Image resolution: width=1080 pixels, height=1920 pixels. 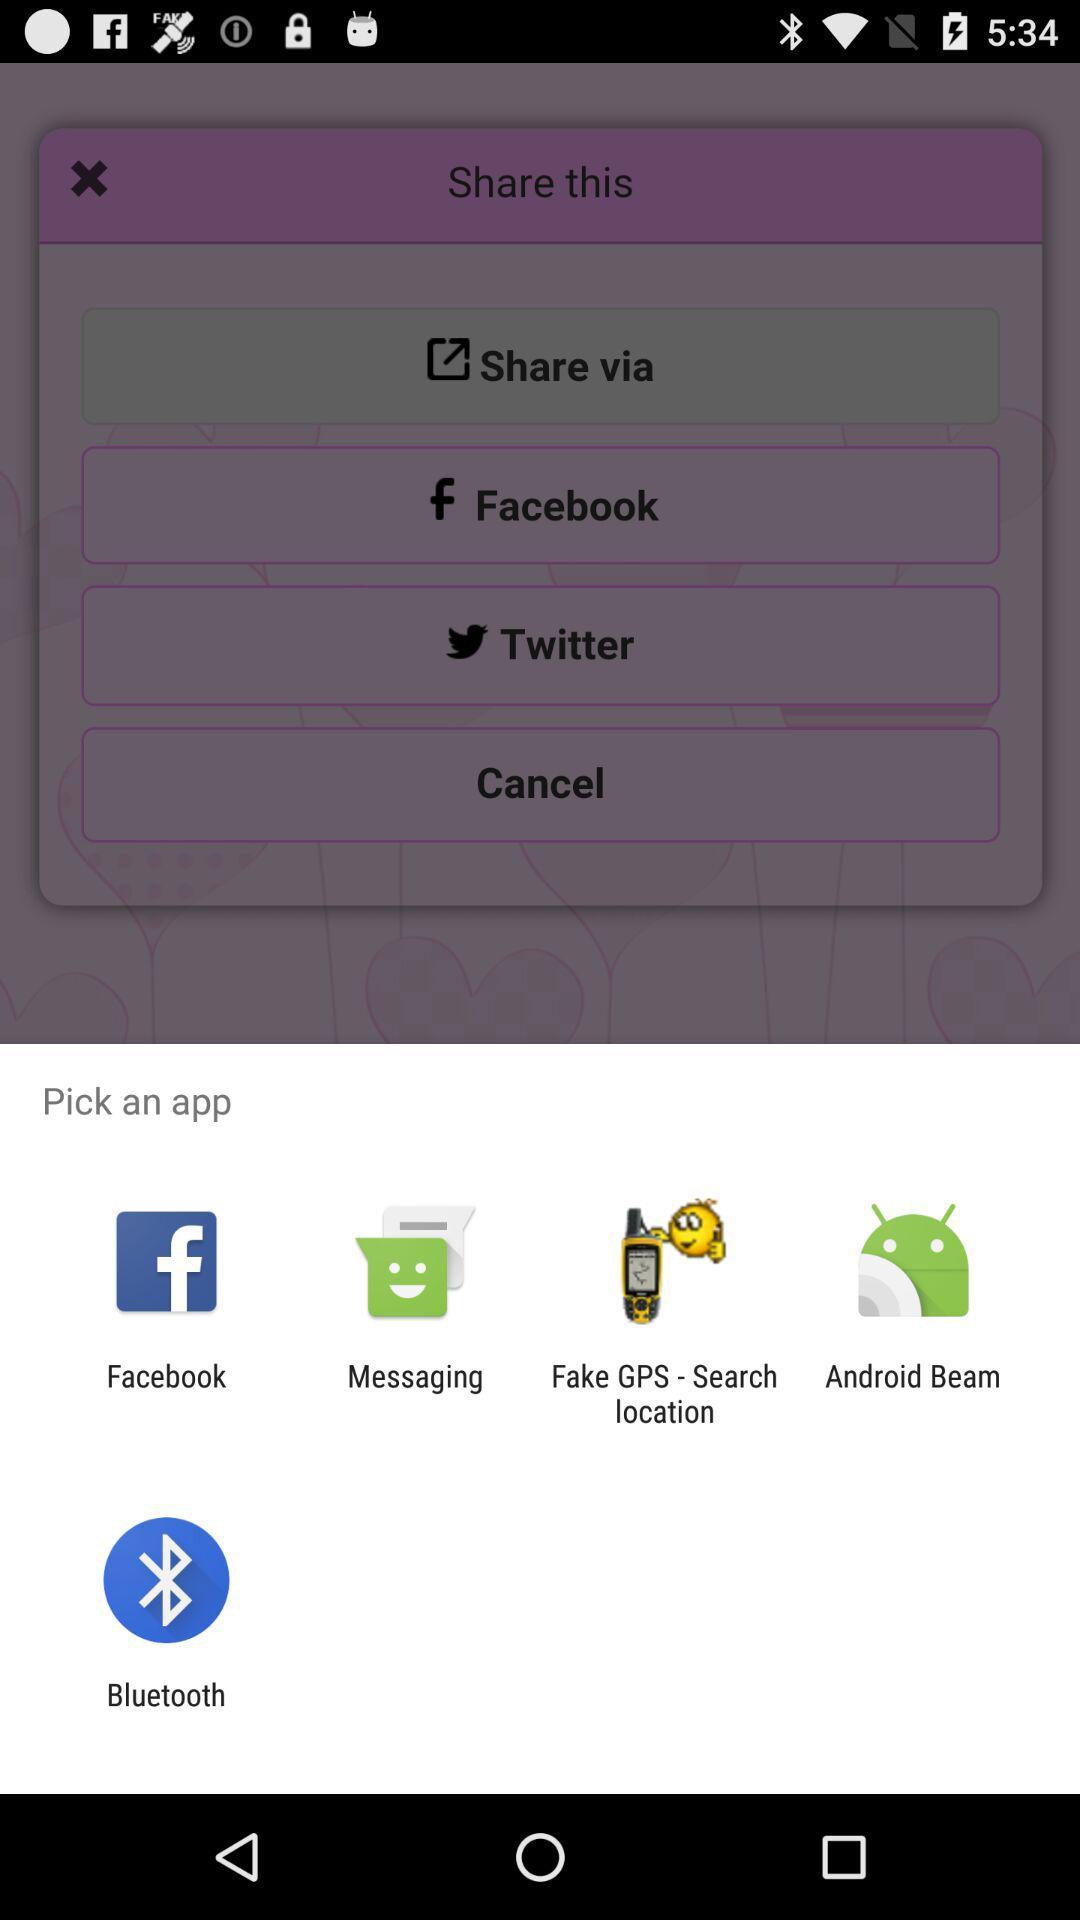 What do you see at coordinates (414, 1392) in the screenshot?
I see `the icon to the right of the facebook` at bounding box center [414, 1392].